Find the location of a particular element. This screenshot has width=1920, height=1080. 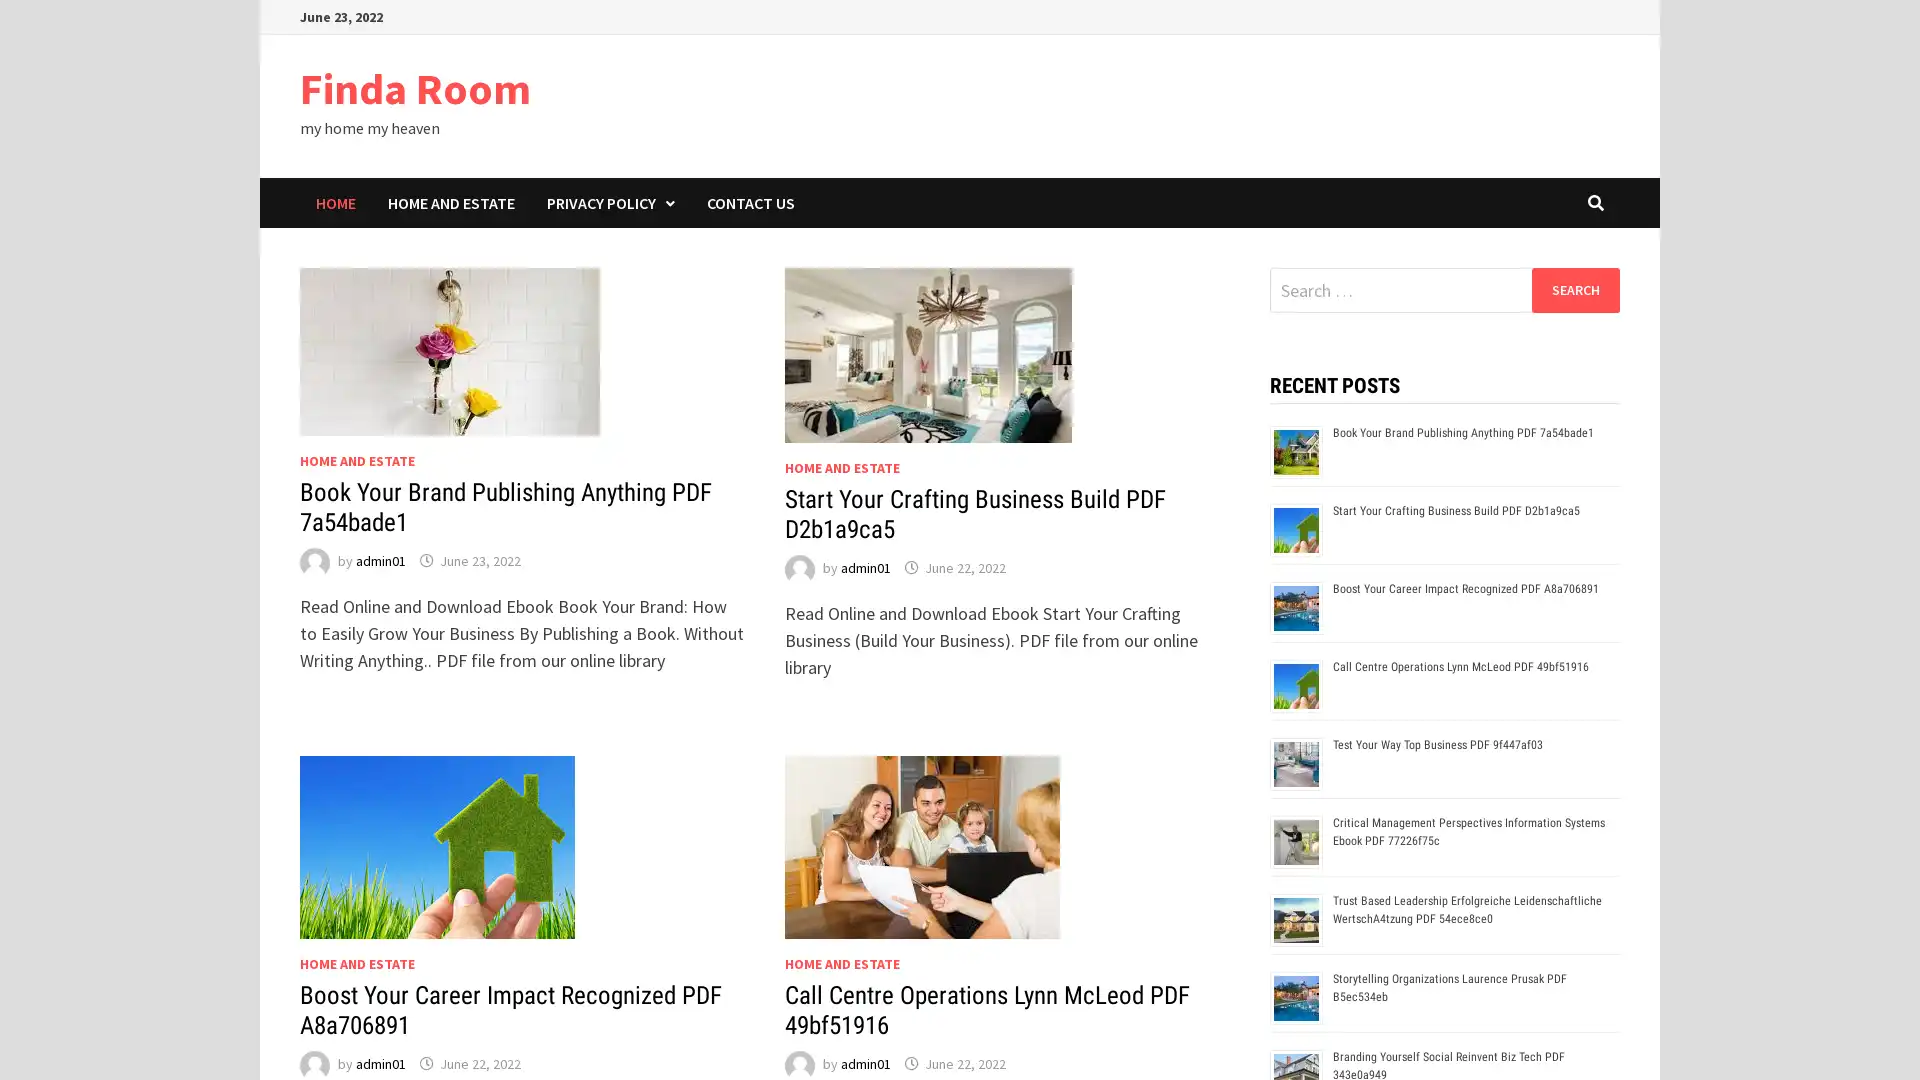

Search is located at coordinates (1574, 289).